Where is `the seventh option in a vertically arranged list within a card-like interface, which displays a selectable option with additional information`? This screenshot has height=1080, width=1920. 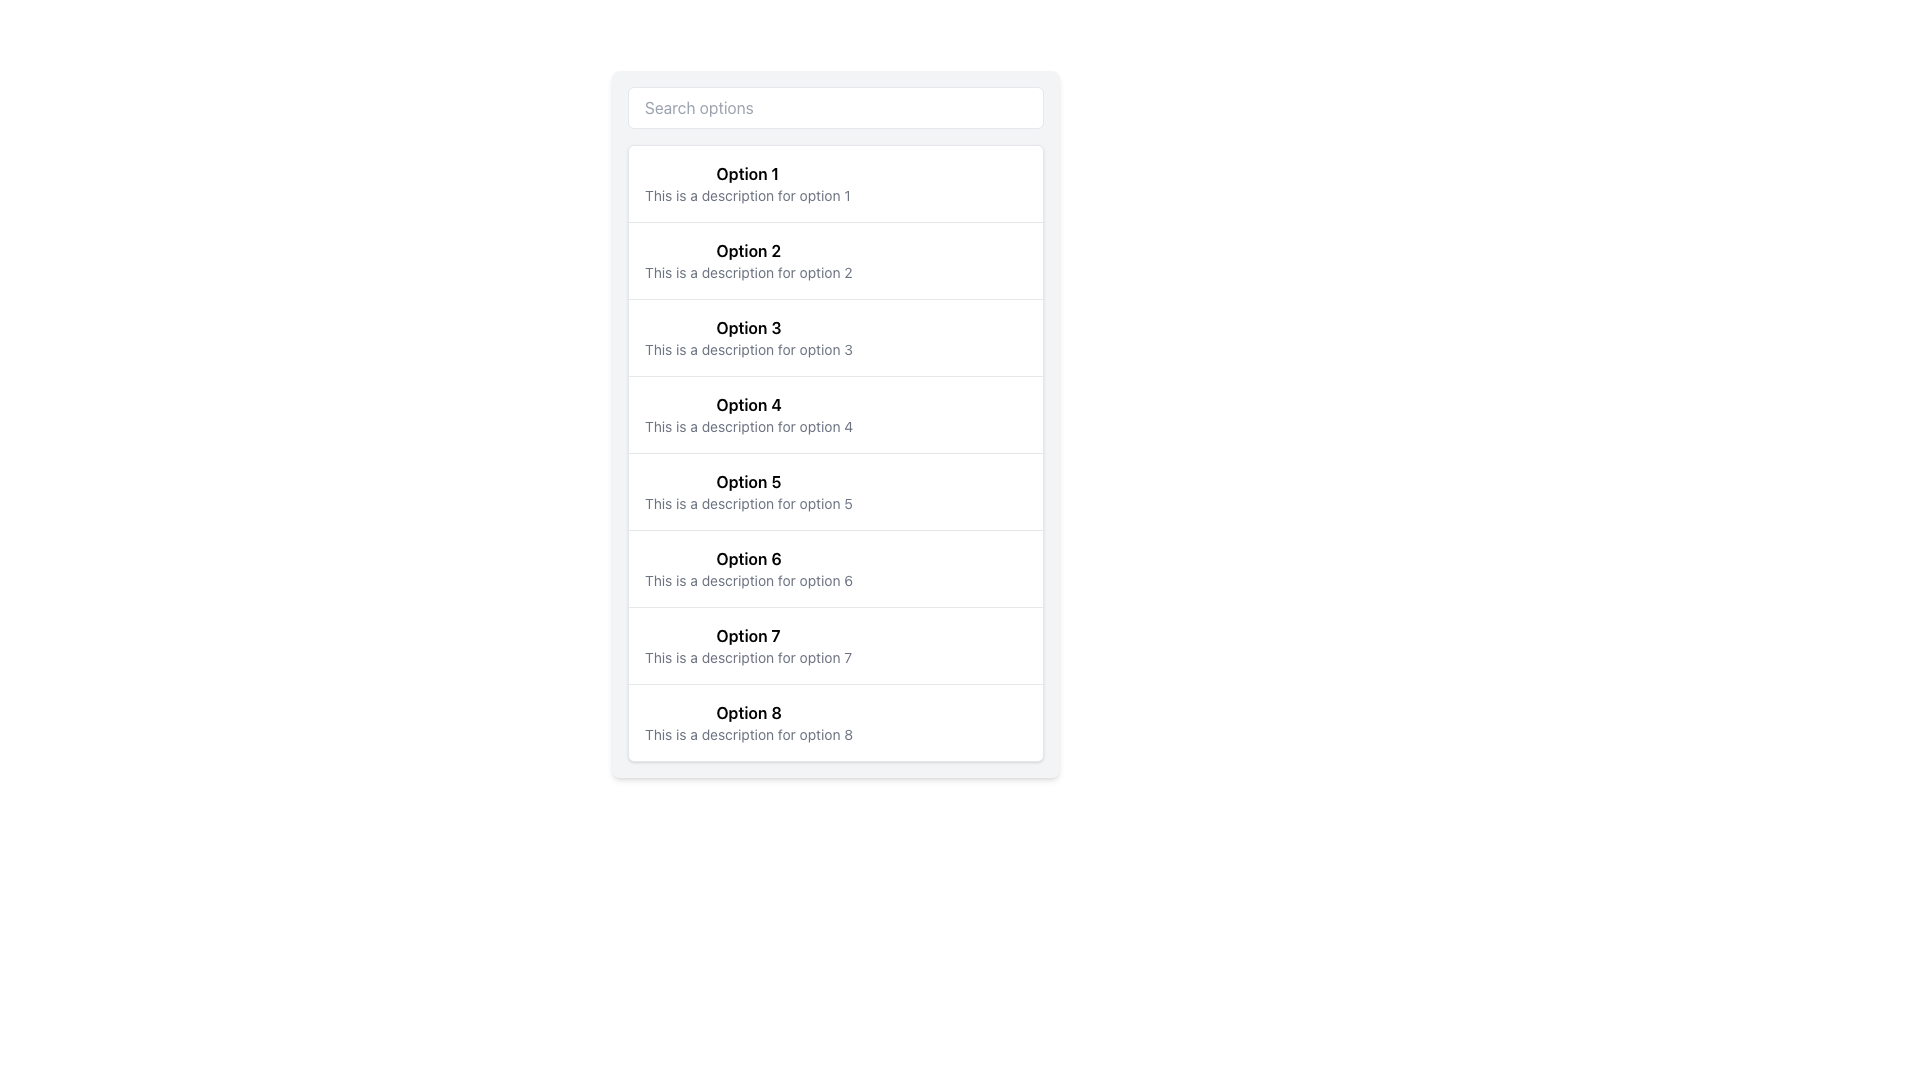 the seventh option in a vertically arranged list within a card-like interface, which displays a selectable option with additional information is located at coordinates (835, 644).